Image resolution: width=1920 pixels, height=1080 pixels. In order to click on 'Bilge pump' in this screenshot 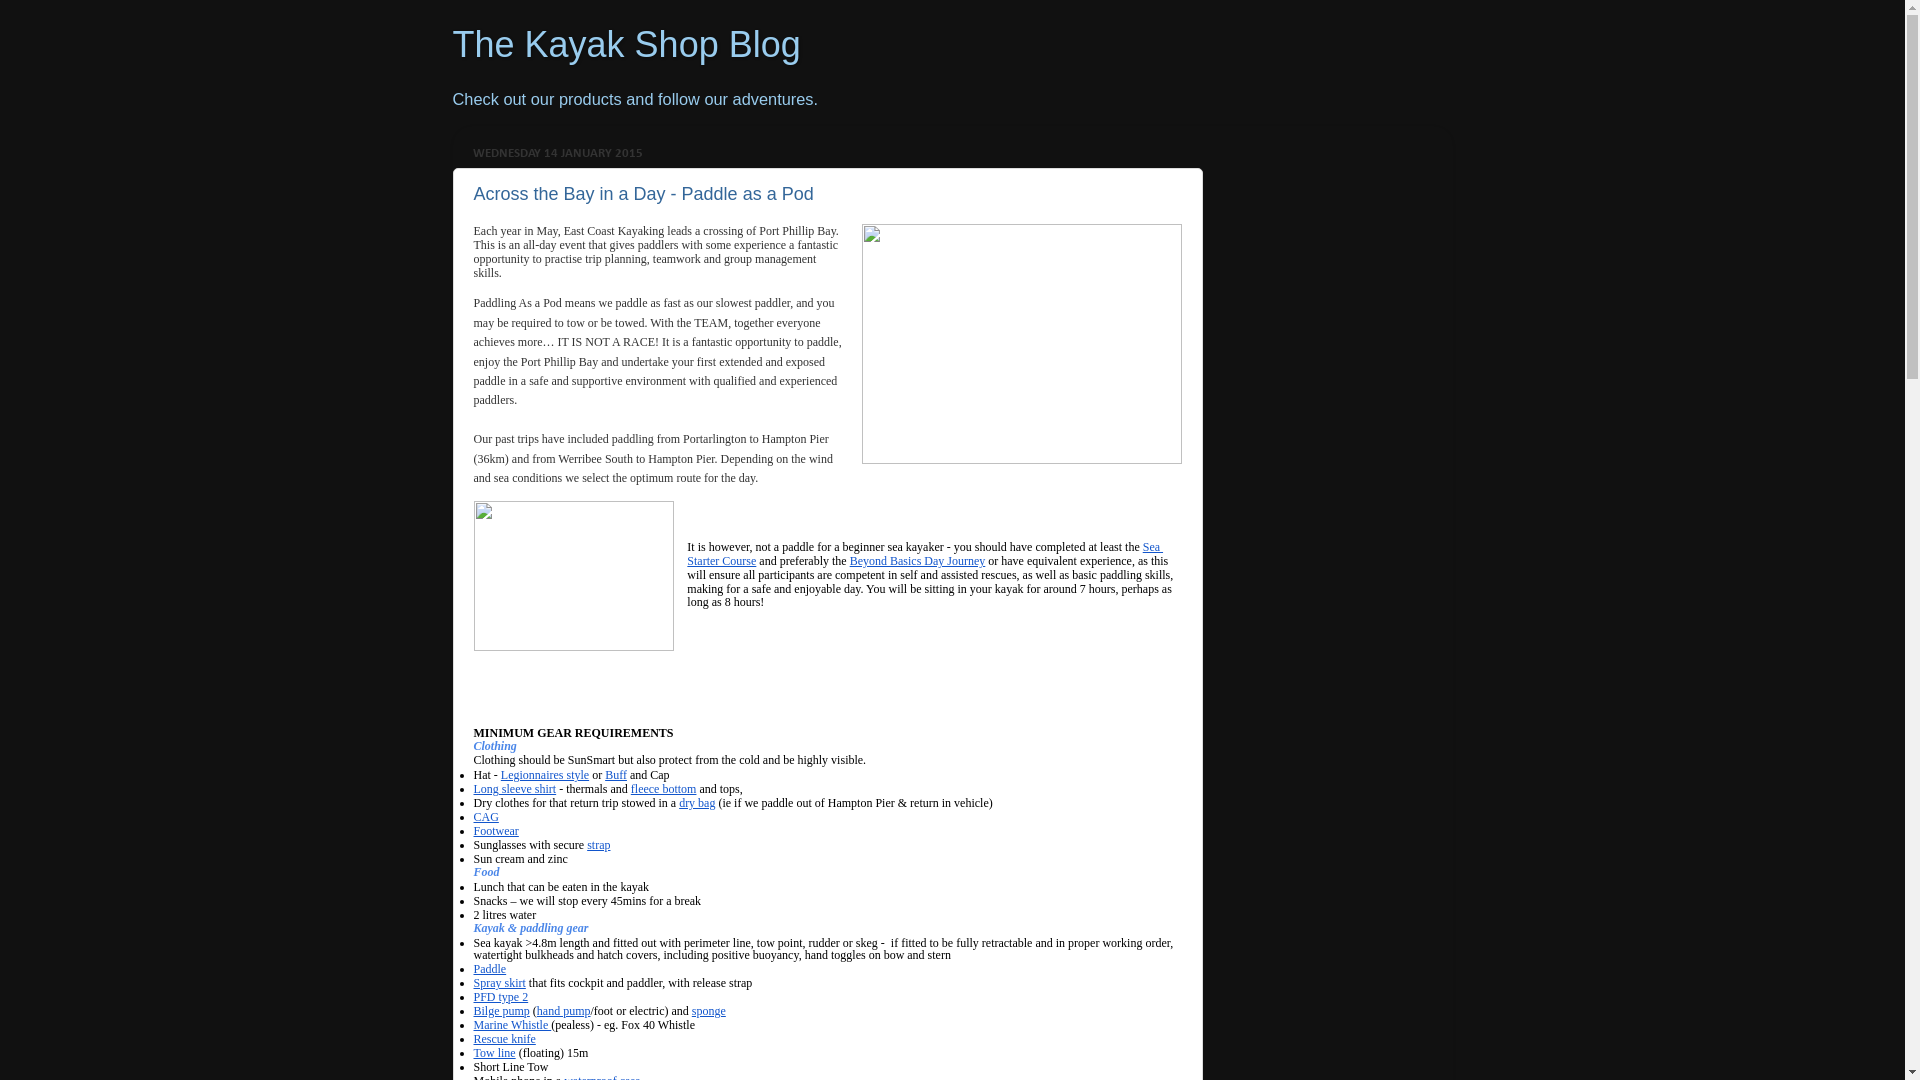, I will do `click(502, 1010)`.